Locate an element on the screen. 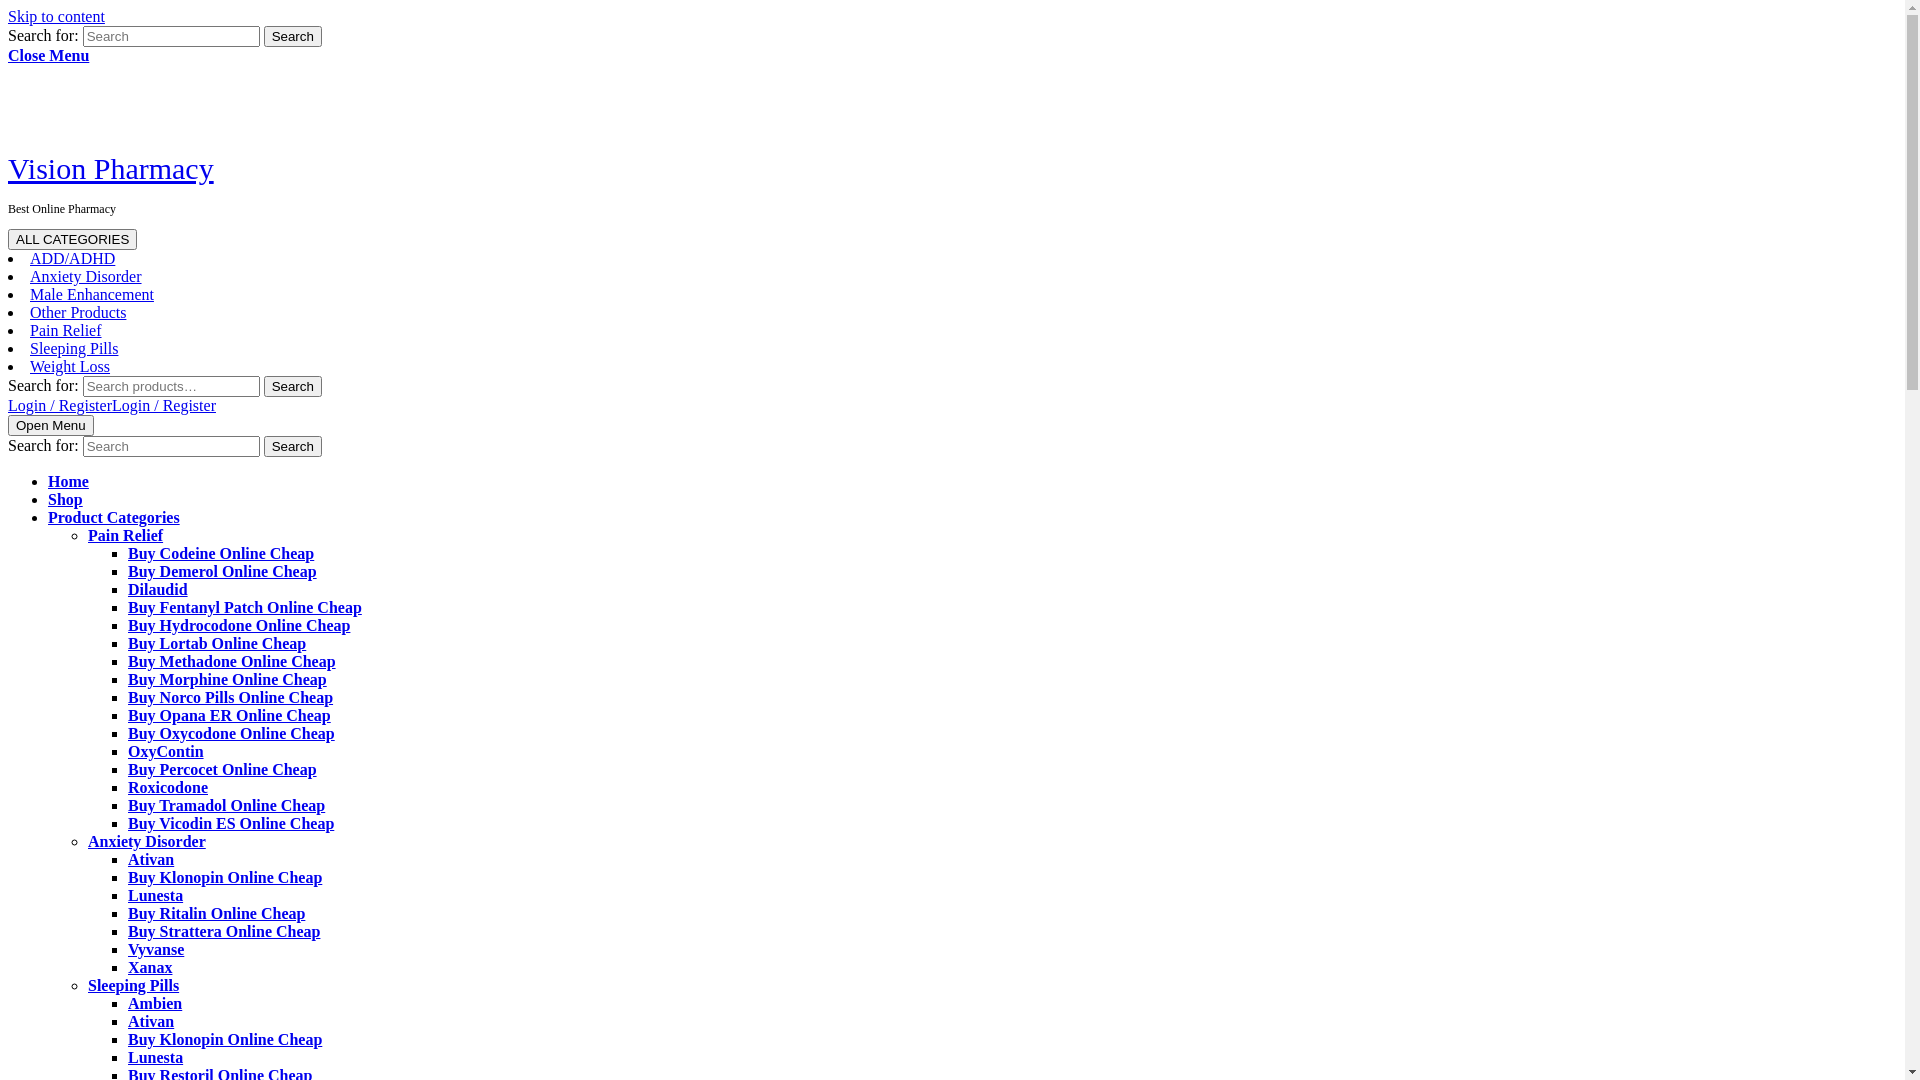 The height and width of the screenshot is (1080, 1920). 'Buy Morphine Online Cheap' is located at coordinates (227, 678).